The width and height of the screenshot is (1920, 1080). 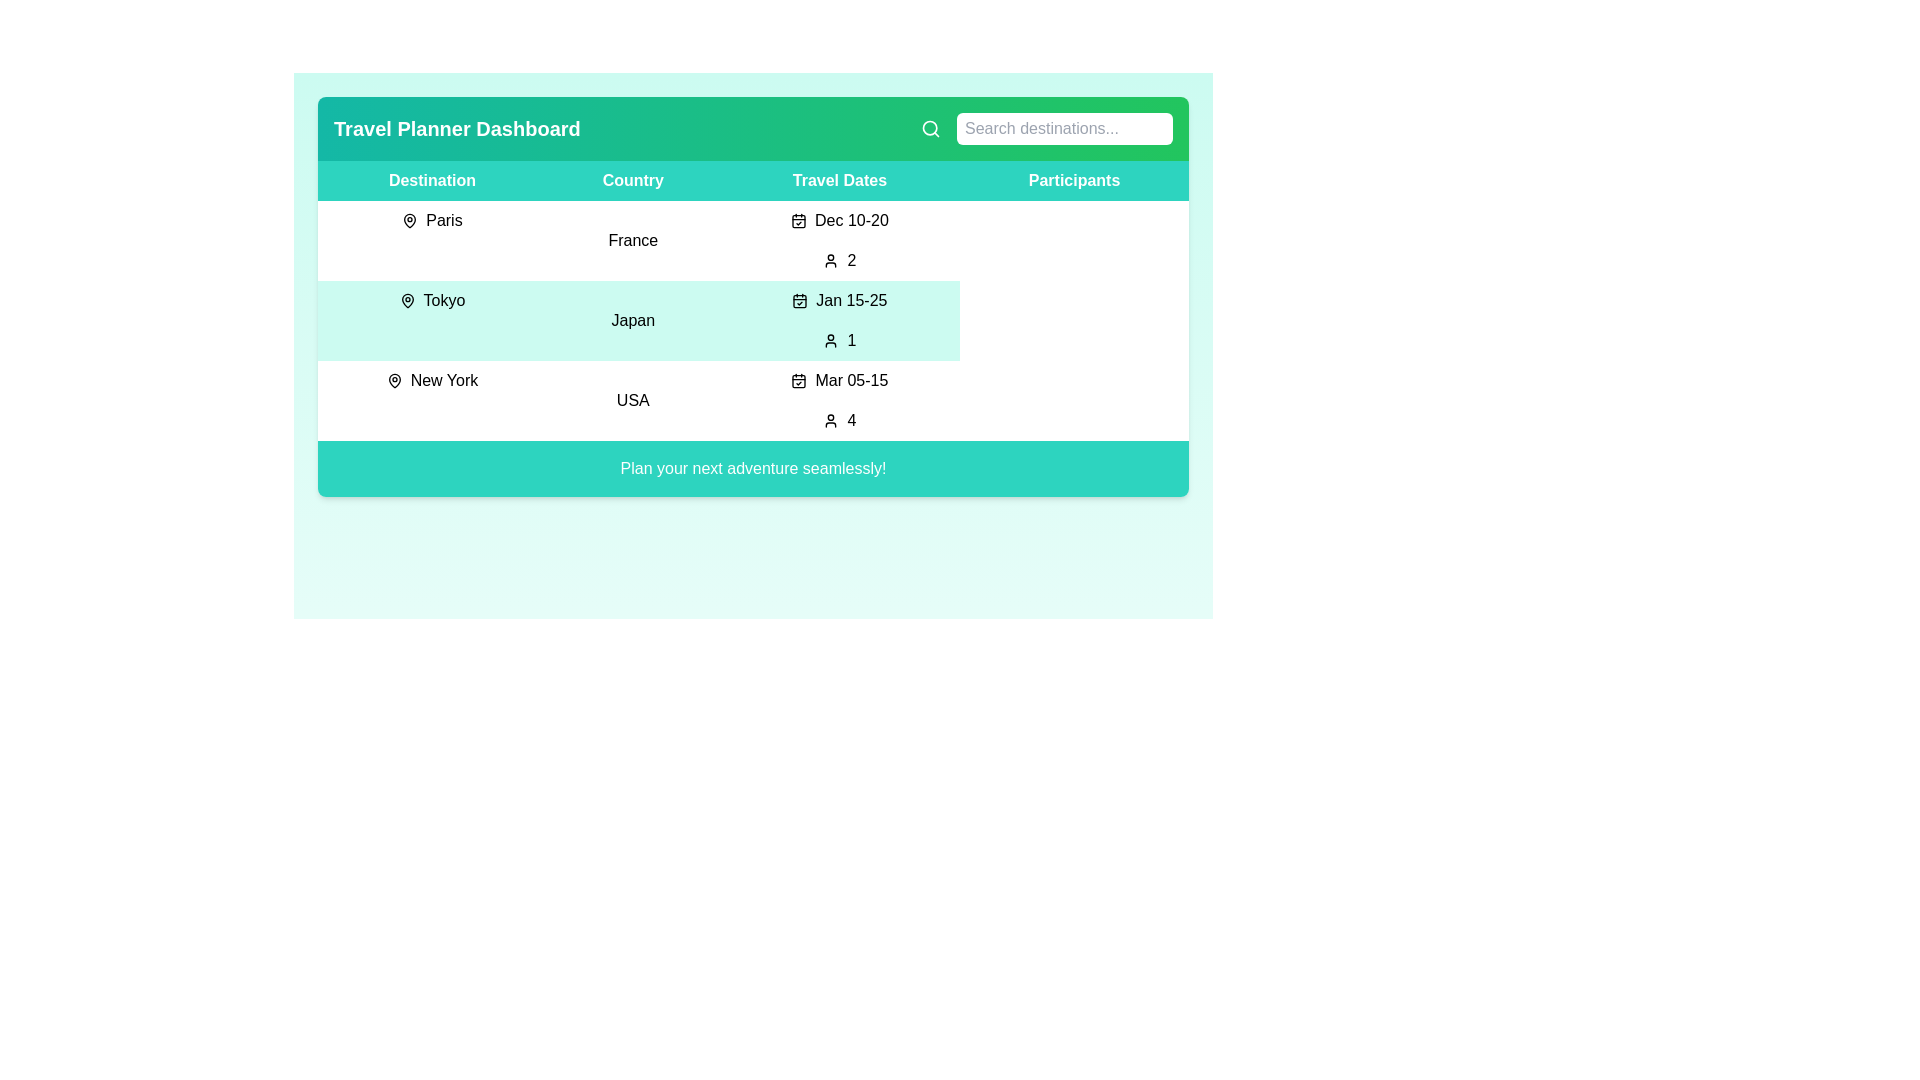 I want to click on the calendar icon element that indicates scheduled travel dates for 'Tokyo, Japan', so click(x=800, y=301).